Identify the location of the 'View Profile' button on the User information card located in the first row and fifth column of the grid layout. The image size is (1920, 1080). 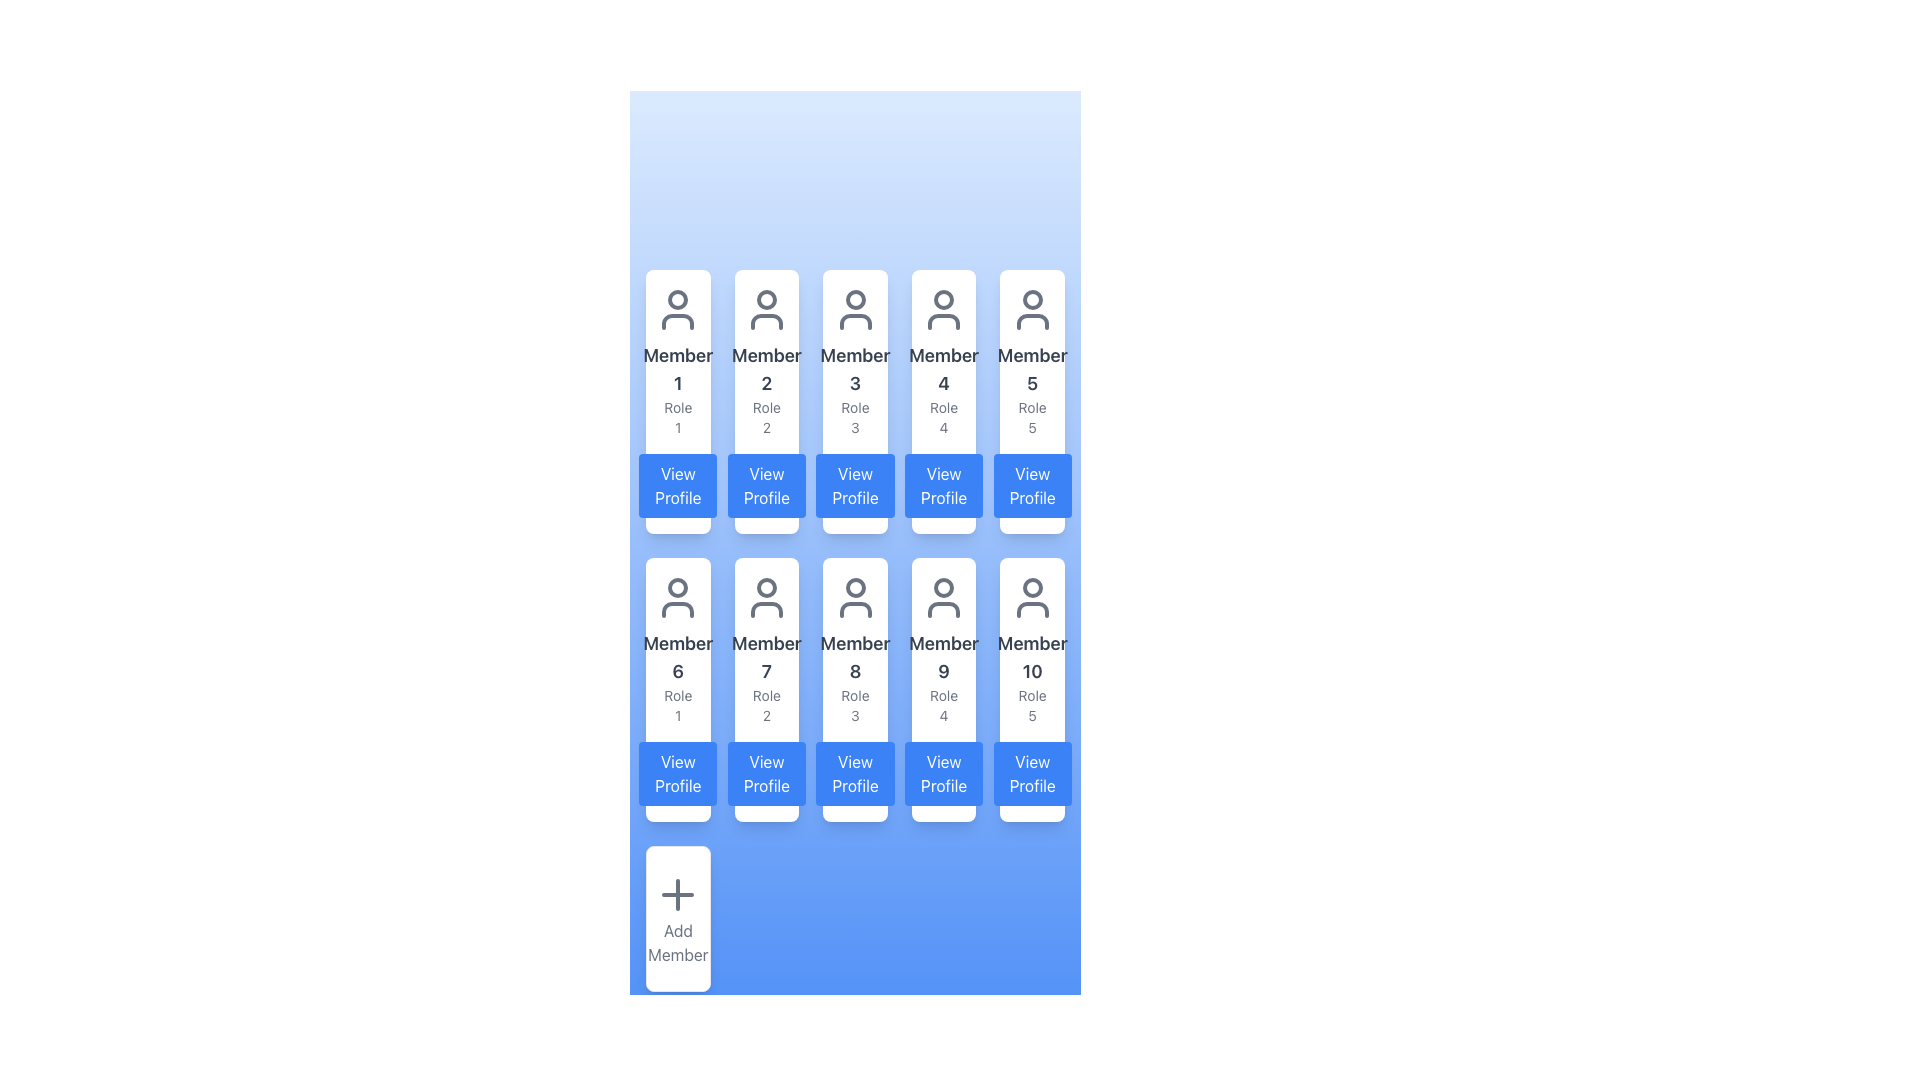
(1032, 401).